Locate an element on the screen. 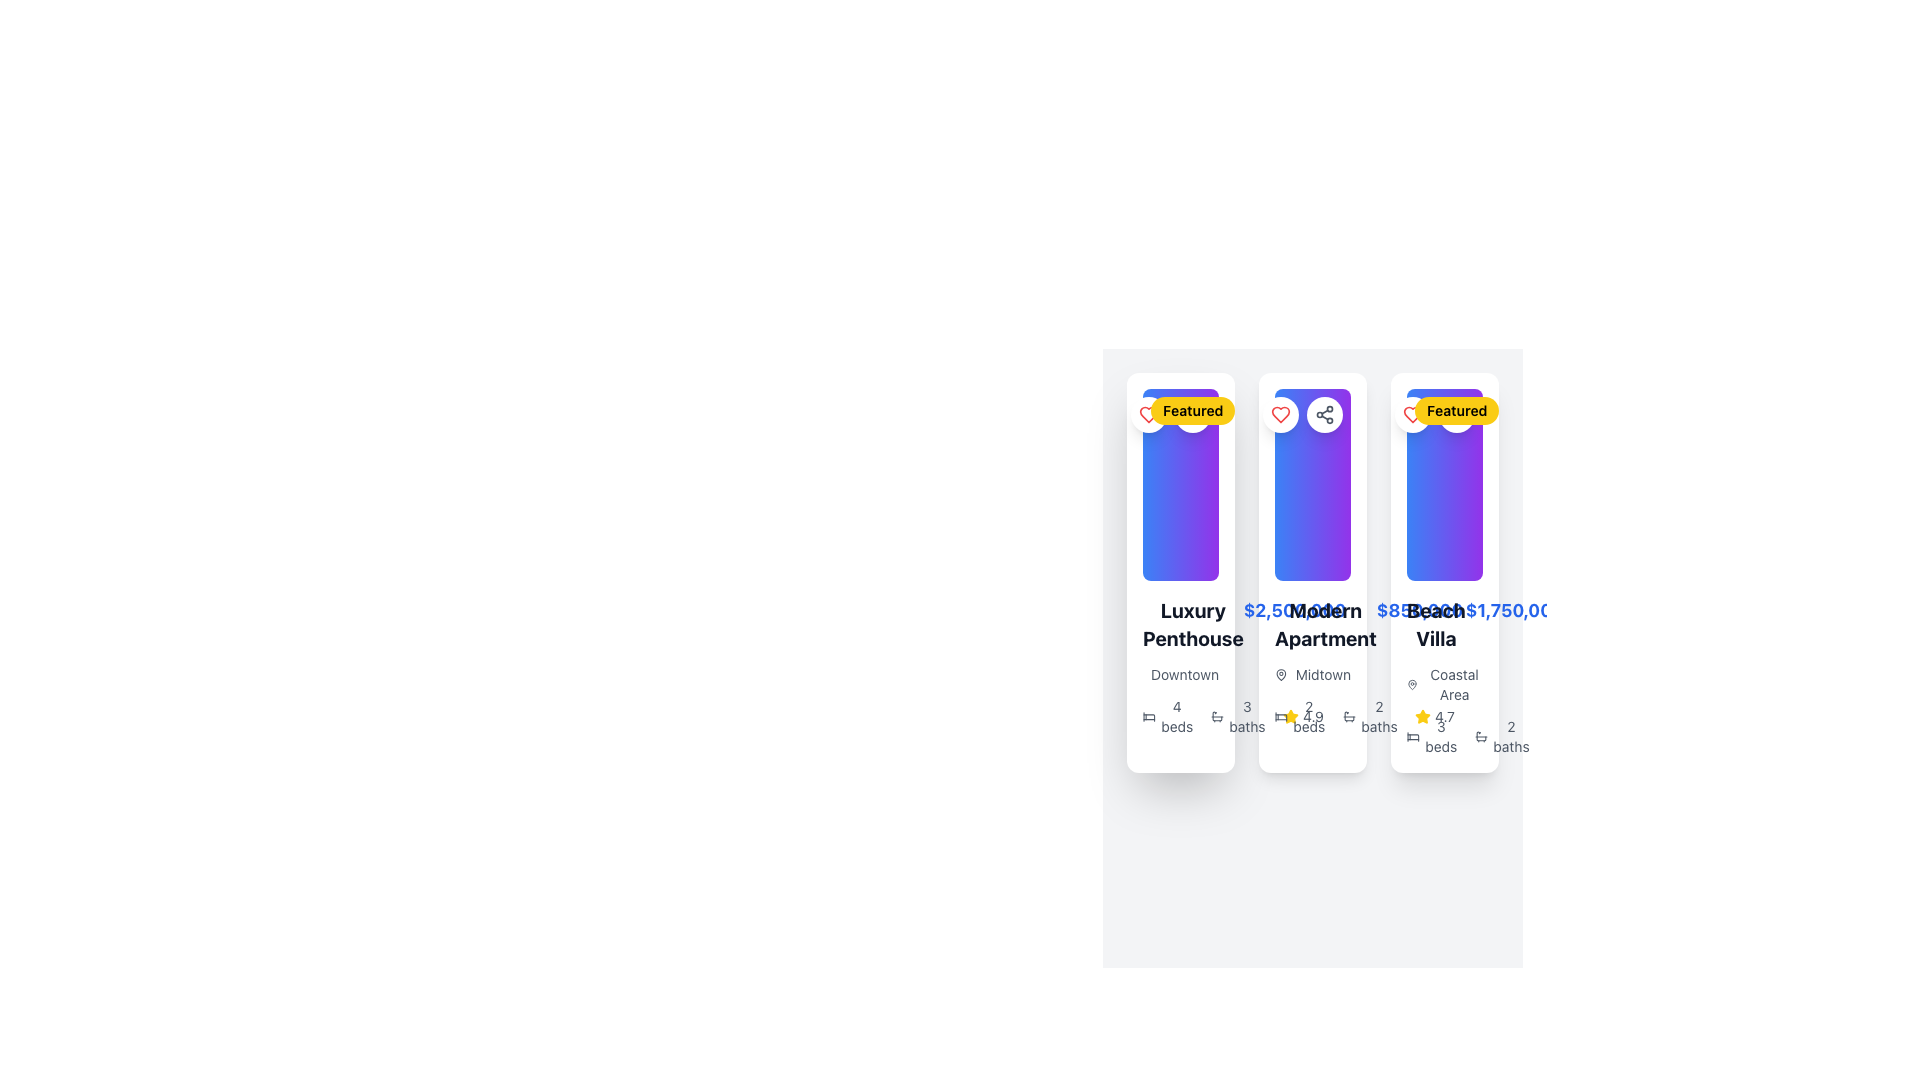 This screenshot has width=1920, height=1080. information displayed in the text indicating the number of bedrooms available for the property titled 'Luxury Penthouse' priced at '$2,500,000', located above the text '3 baths' and next to a bed icon is located at coordinates (1180, 716).